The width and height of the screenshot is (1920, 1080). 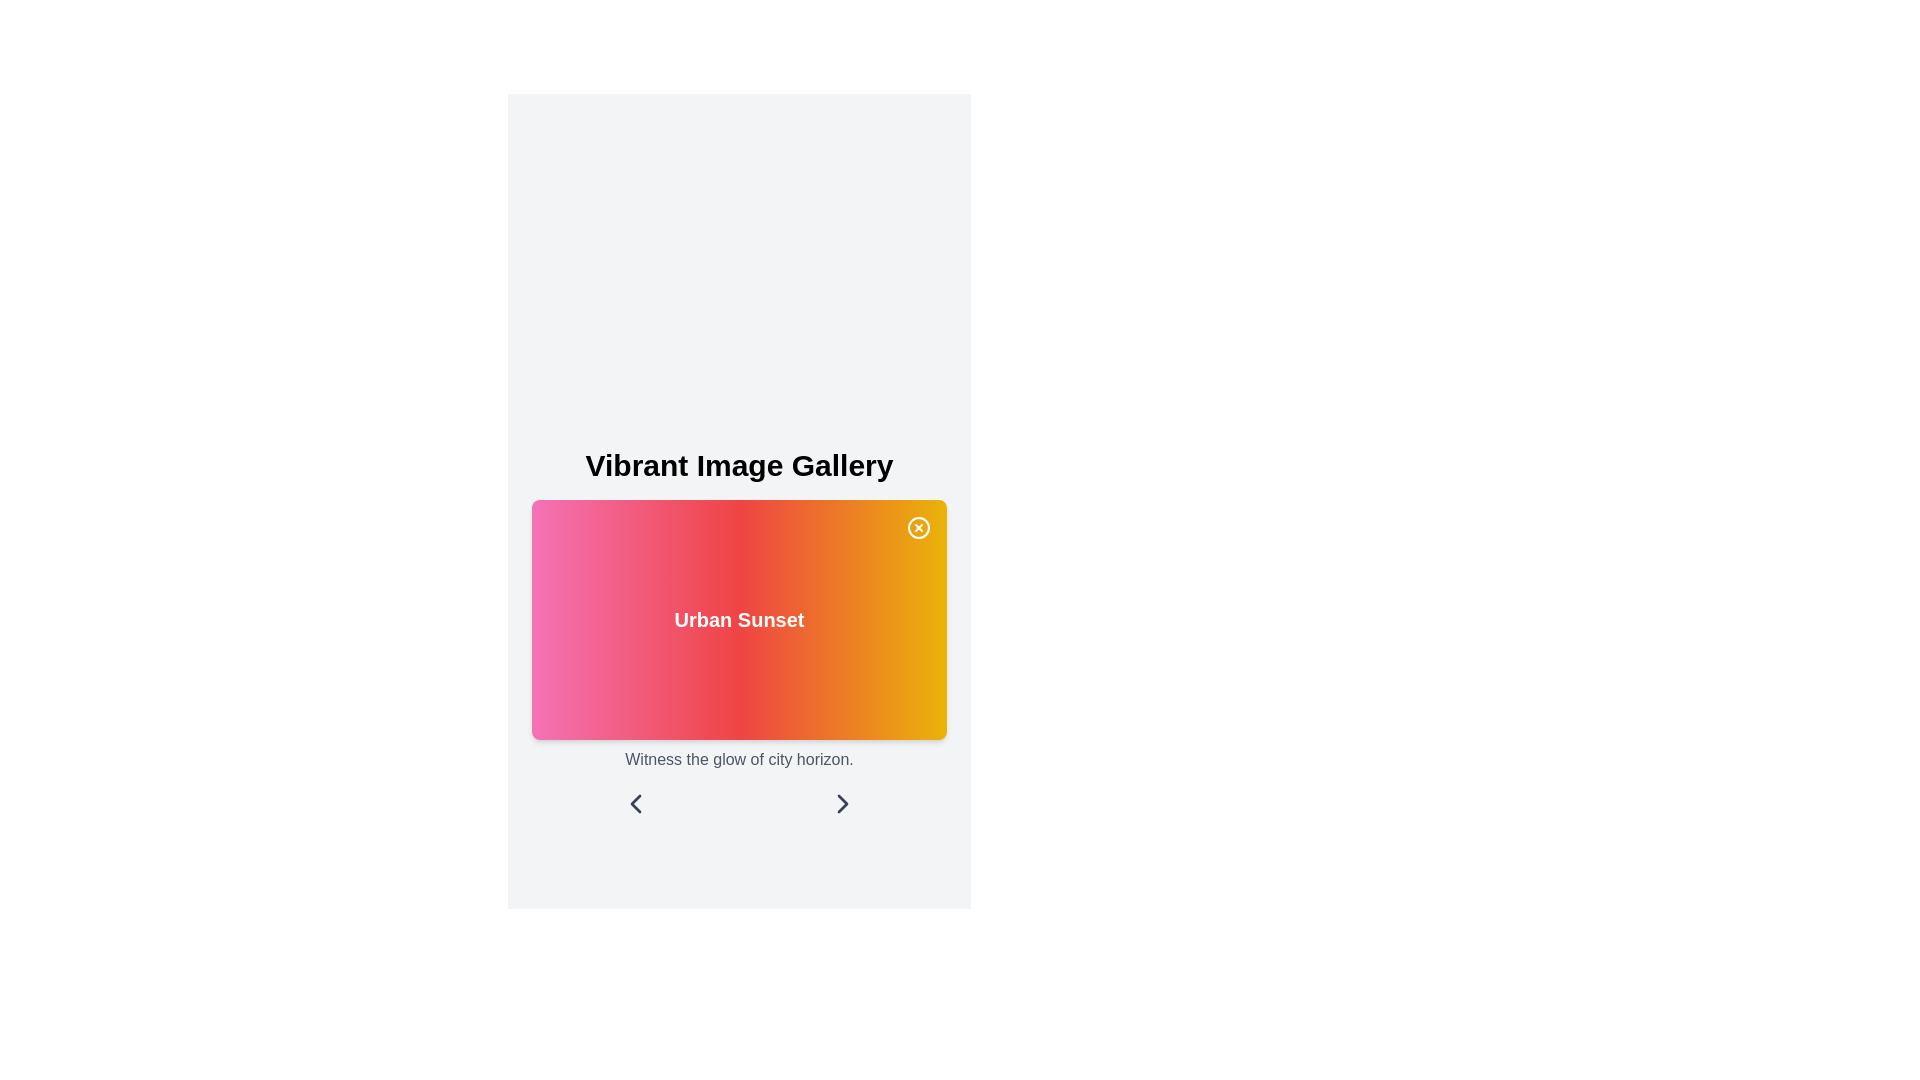 I want to click on the left navigation button located at the bottom-left corner of the interface, so click(x=634, y=802).